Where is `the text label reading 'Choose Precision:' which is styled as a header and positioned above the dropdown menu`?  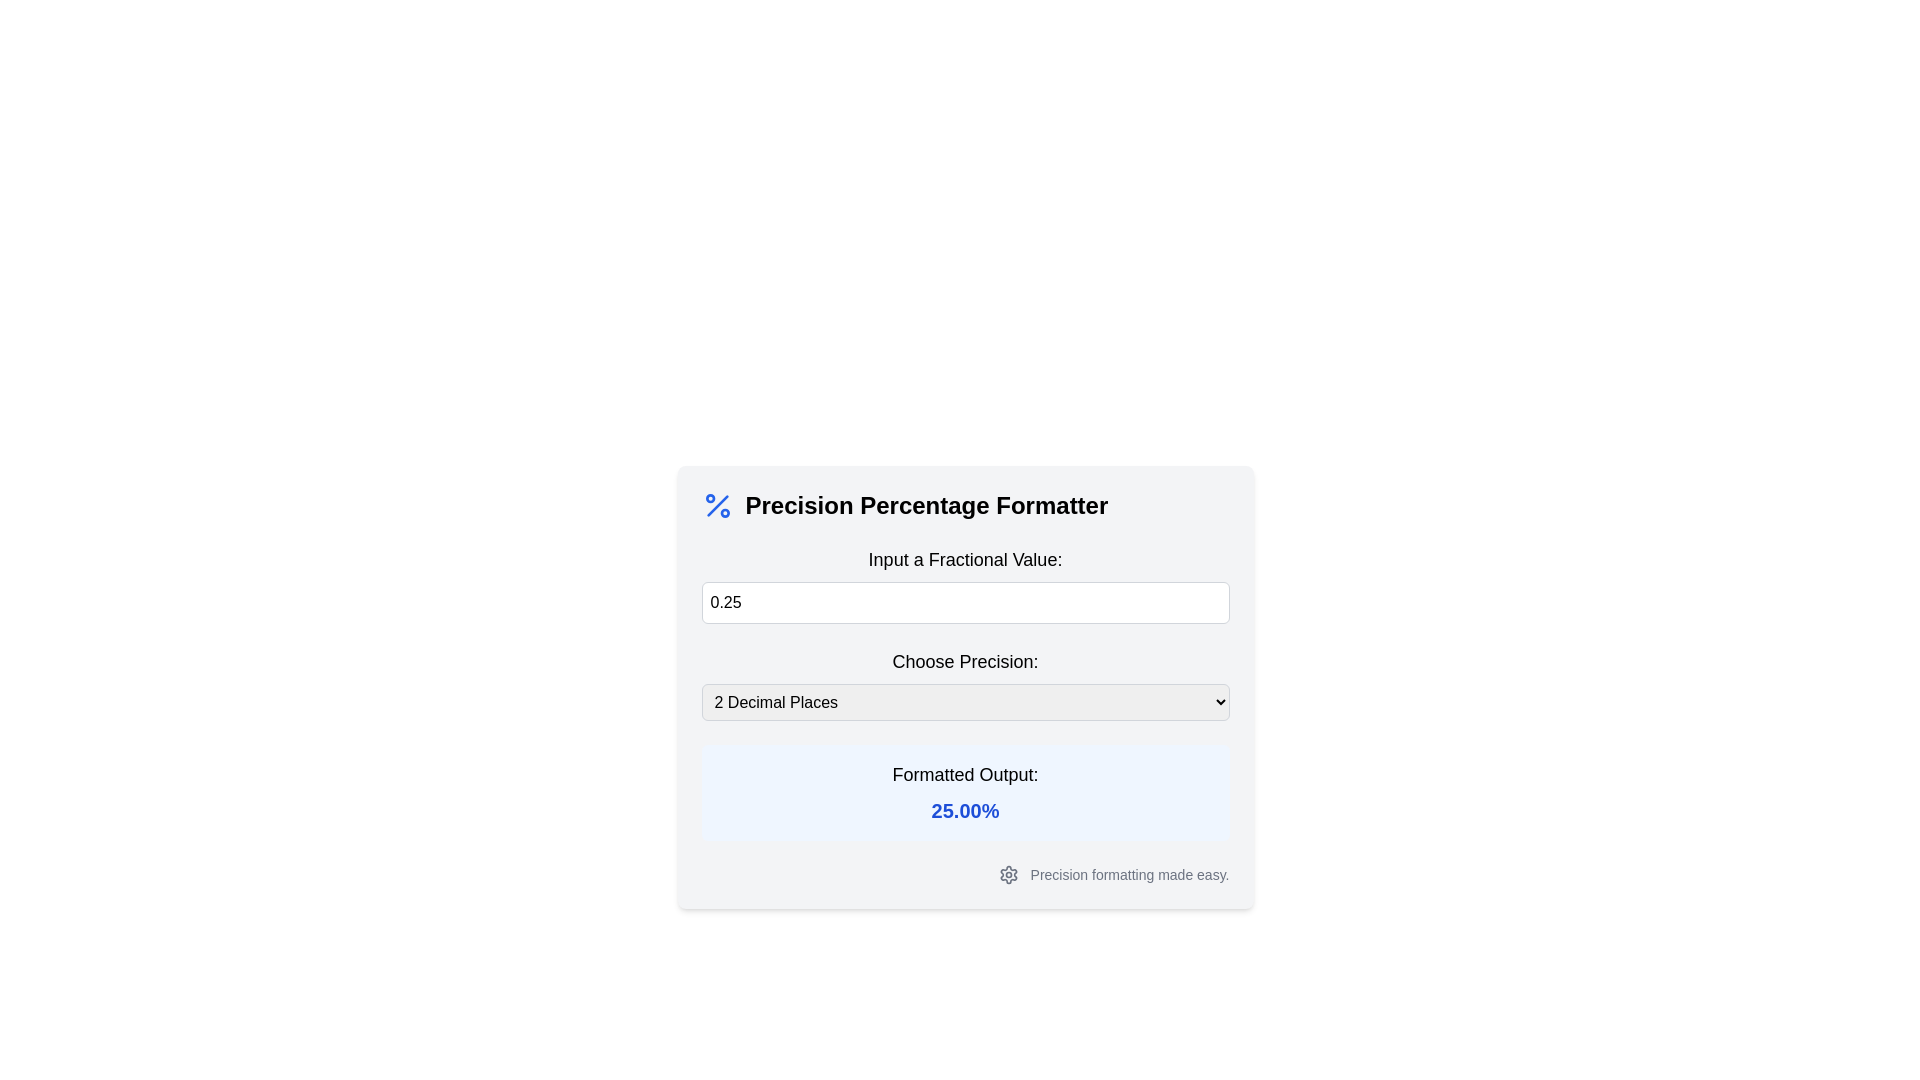 the text label reading 'Choose Precision:' which is styled as a header and positioned above the dropdown menu is located at coordinates (965, 662).